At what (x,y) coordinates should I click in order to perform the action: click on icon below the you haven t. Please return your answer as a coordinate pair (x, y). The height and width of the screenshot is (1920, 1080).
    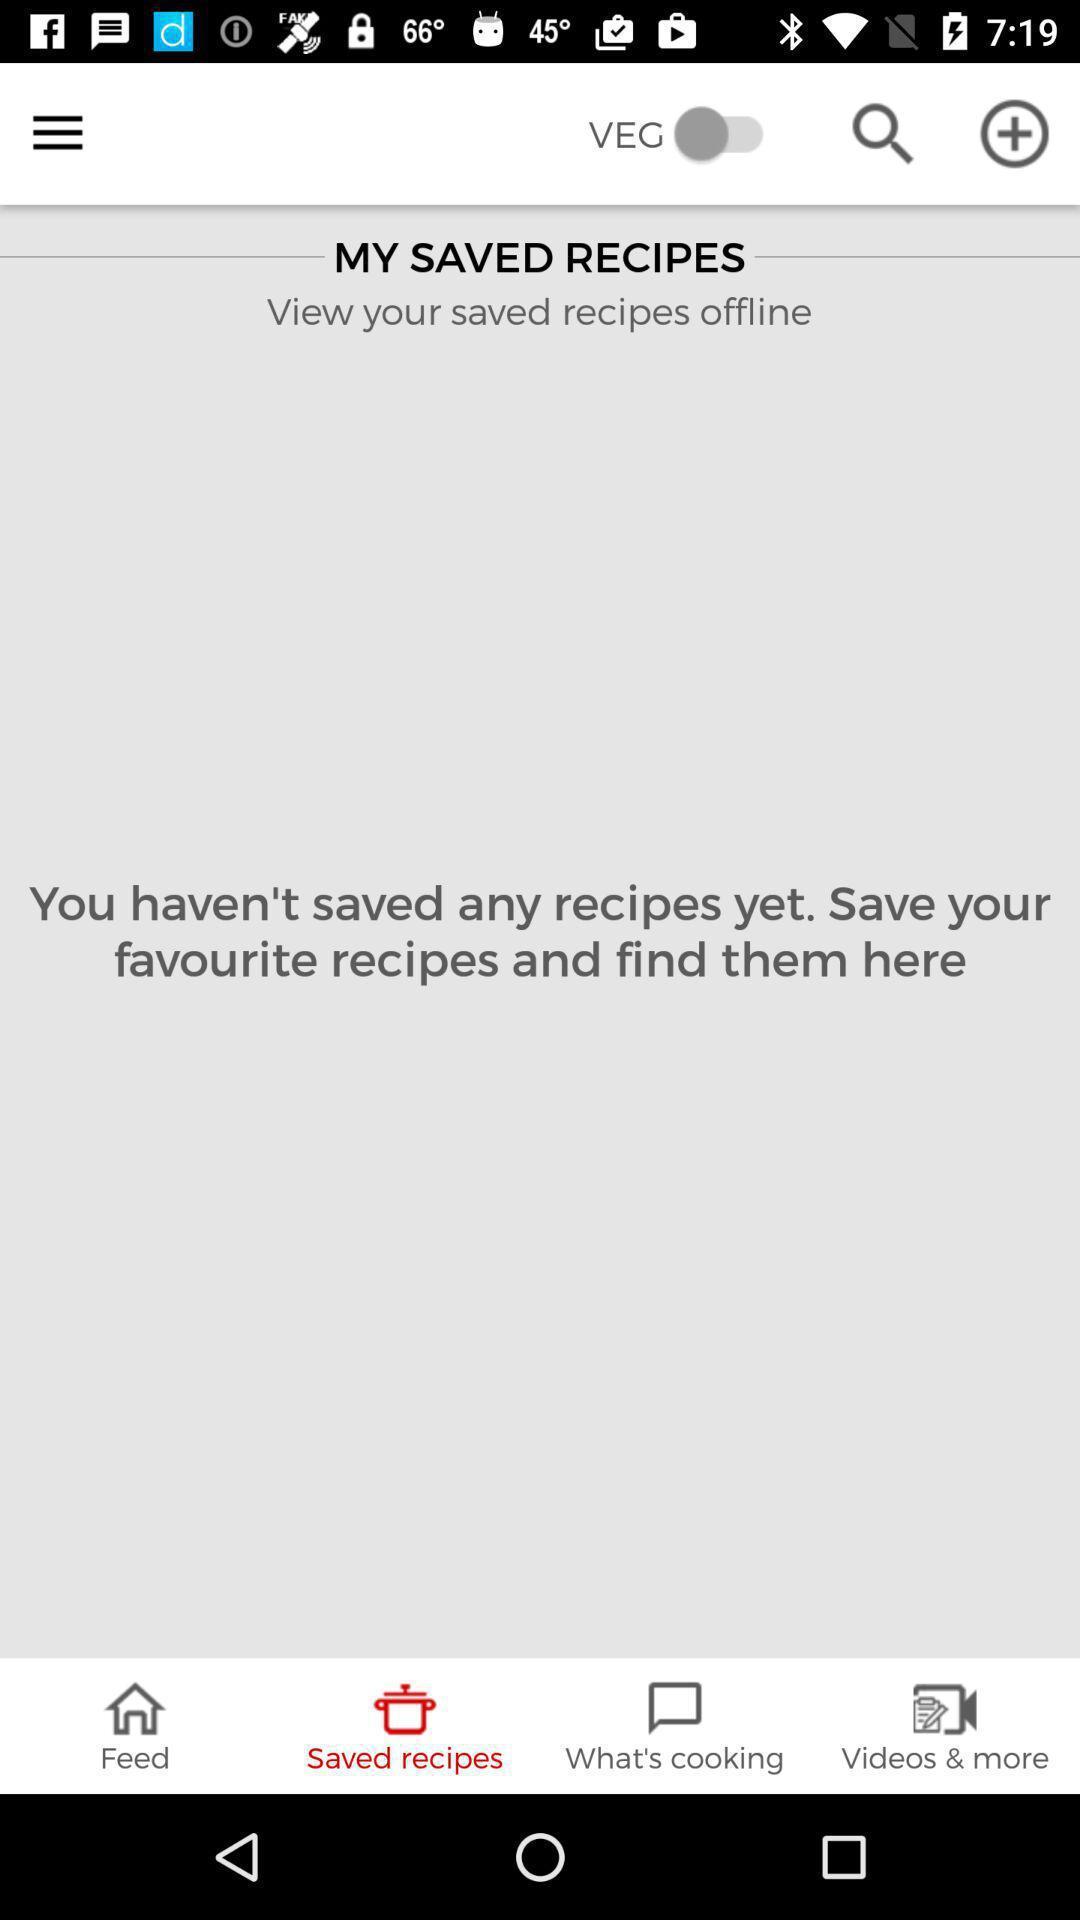
    Looking at the image, I should click on (135, 1725).